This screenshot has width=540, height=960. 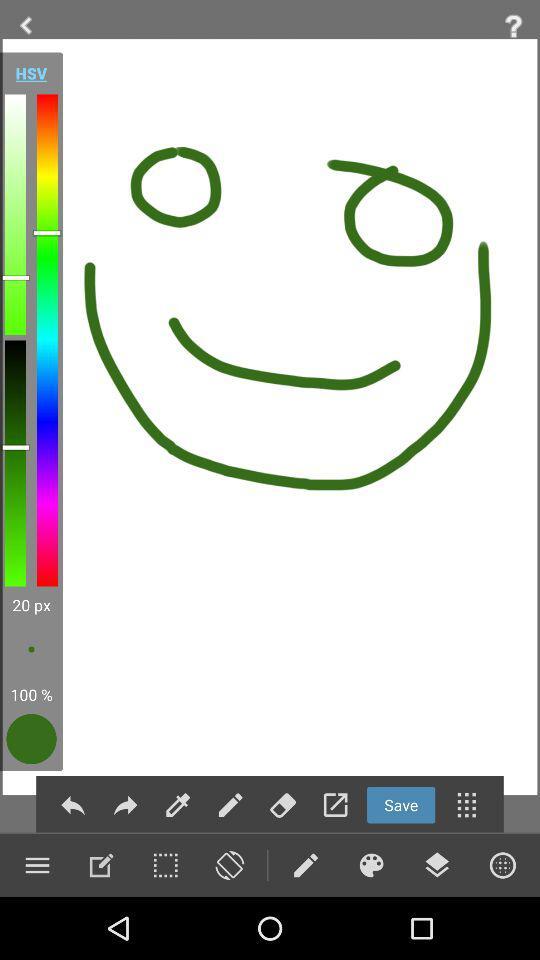 I want to click on resize, so click(x=164, y=864).